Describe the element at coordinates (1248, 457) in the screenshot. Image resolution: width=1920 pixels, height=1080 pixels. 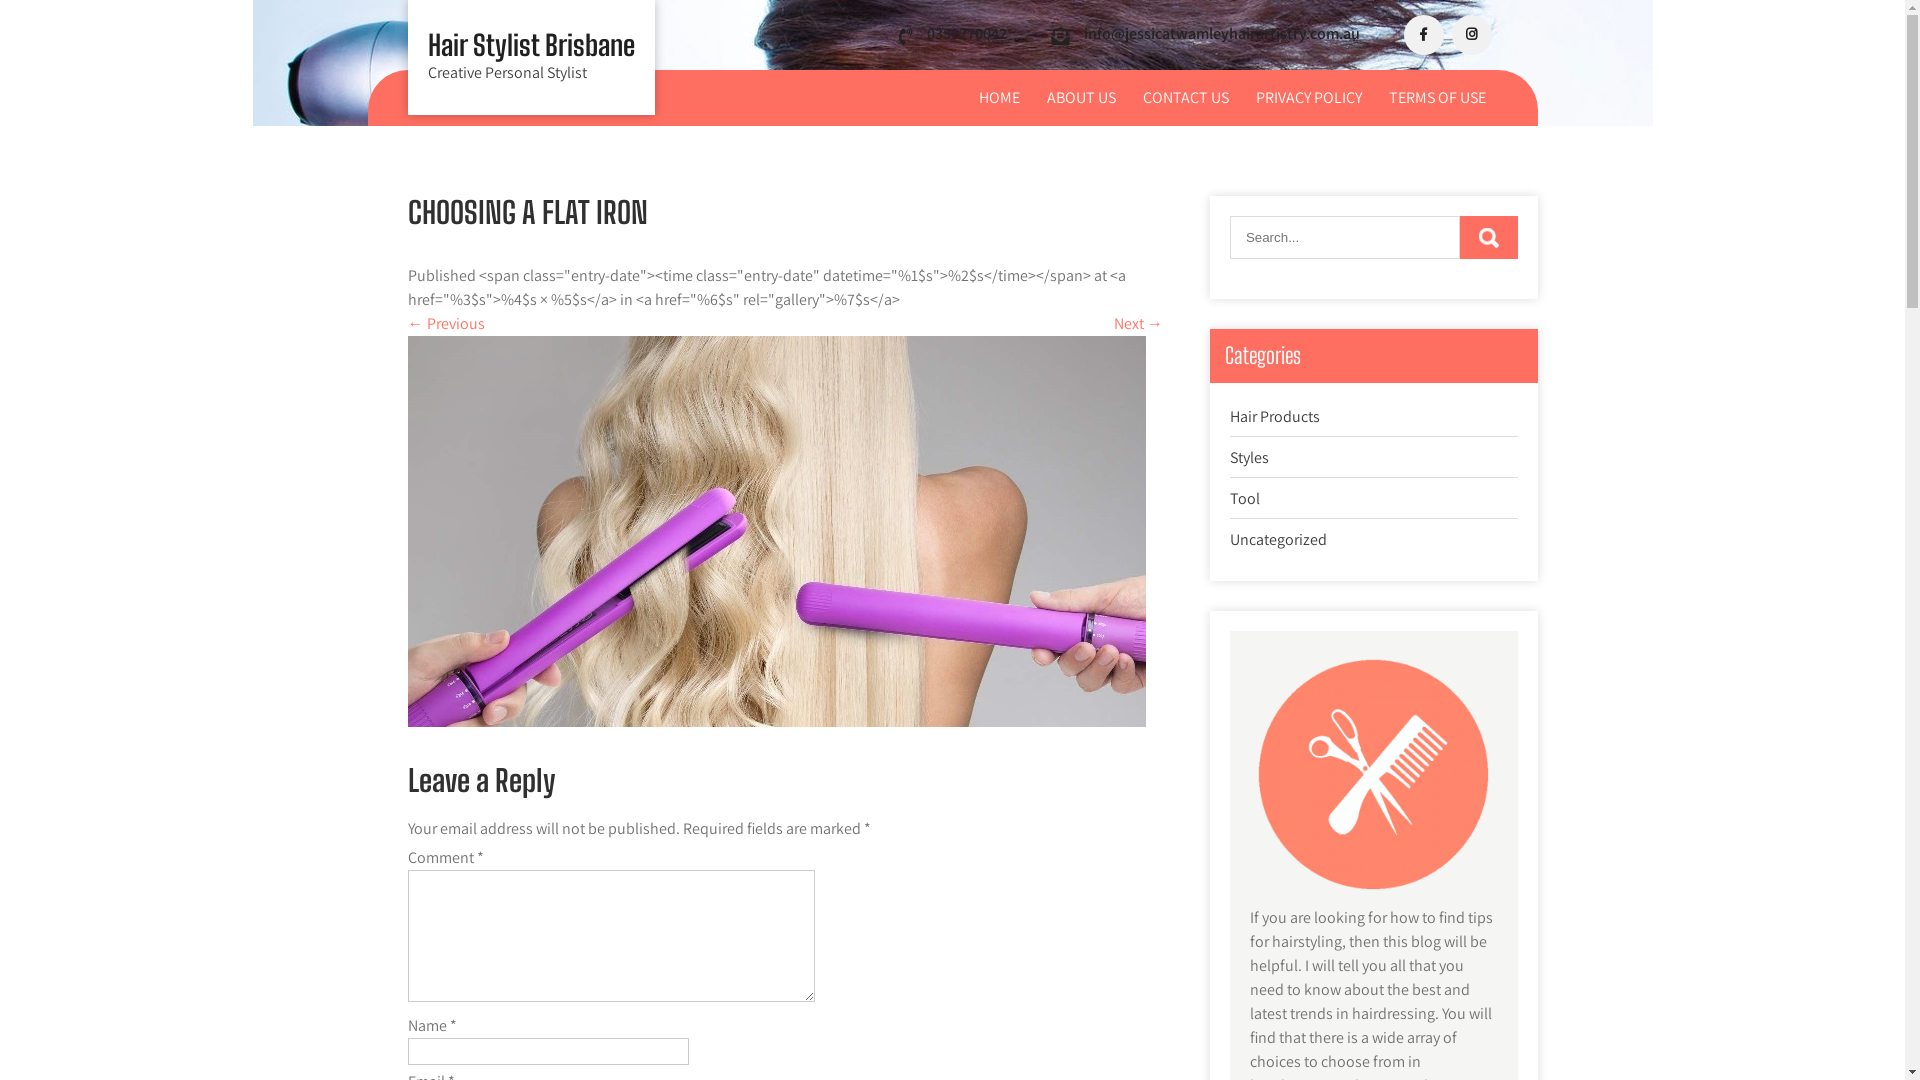
I see `'Styles'` at that location.